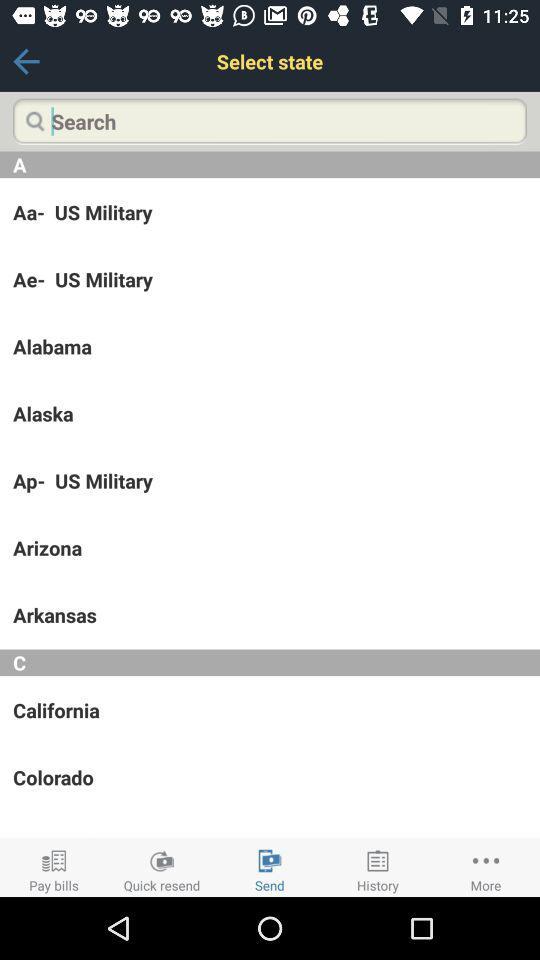  What do you see at coordinates (25, 61) in the screenshot?
I see `go back` at bounding box center [25, 61].